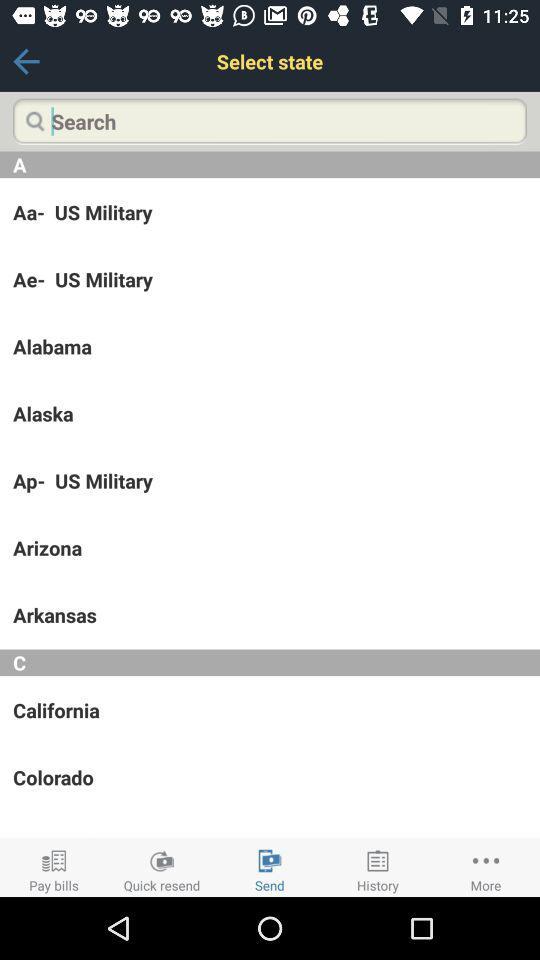  What do you see at coordinates (25, 61) in the screenshot?
I see `go back` at bounding box center [25, 61].